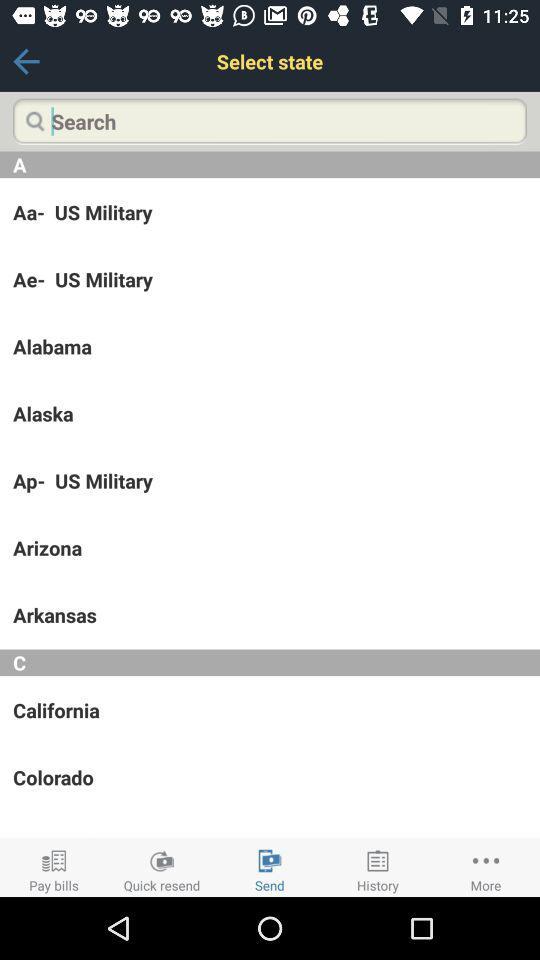  What do you see at coordinates (25, 61) in the screenshot?
I see `go back` at bounding box center [25, 61].